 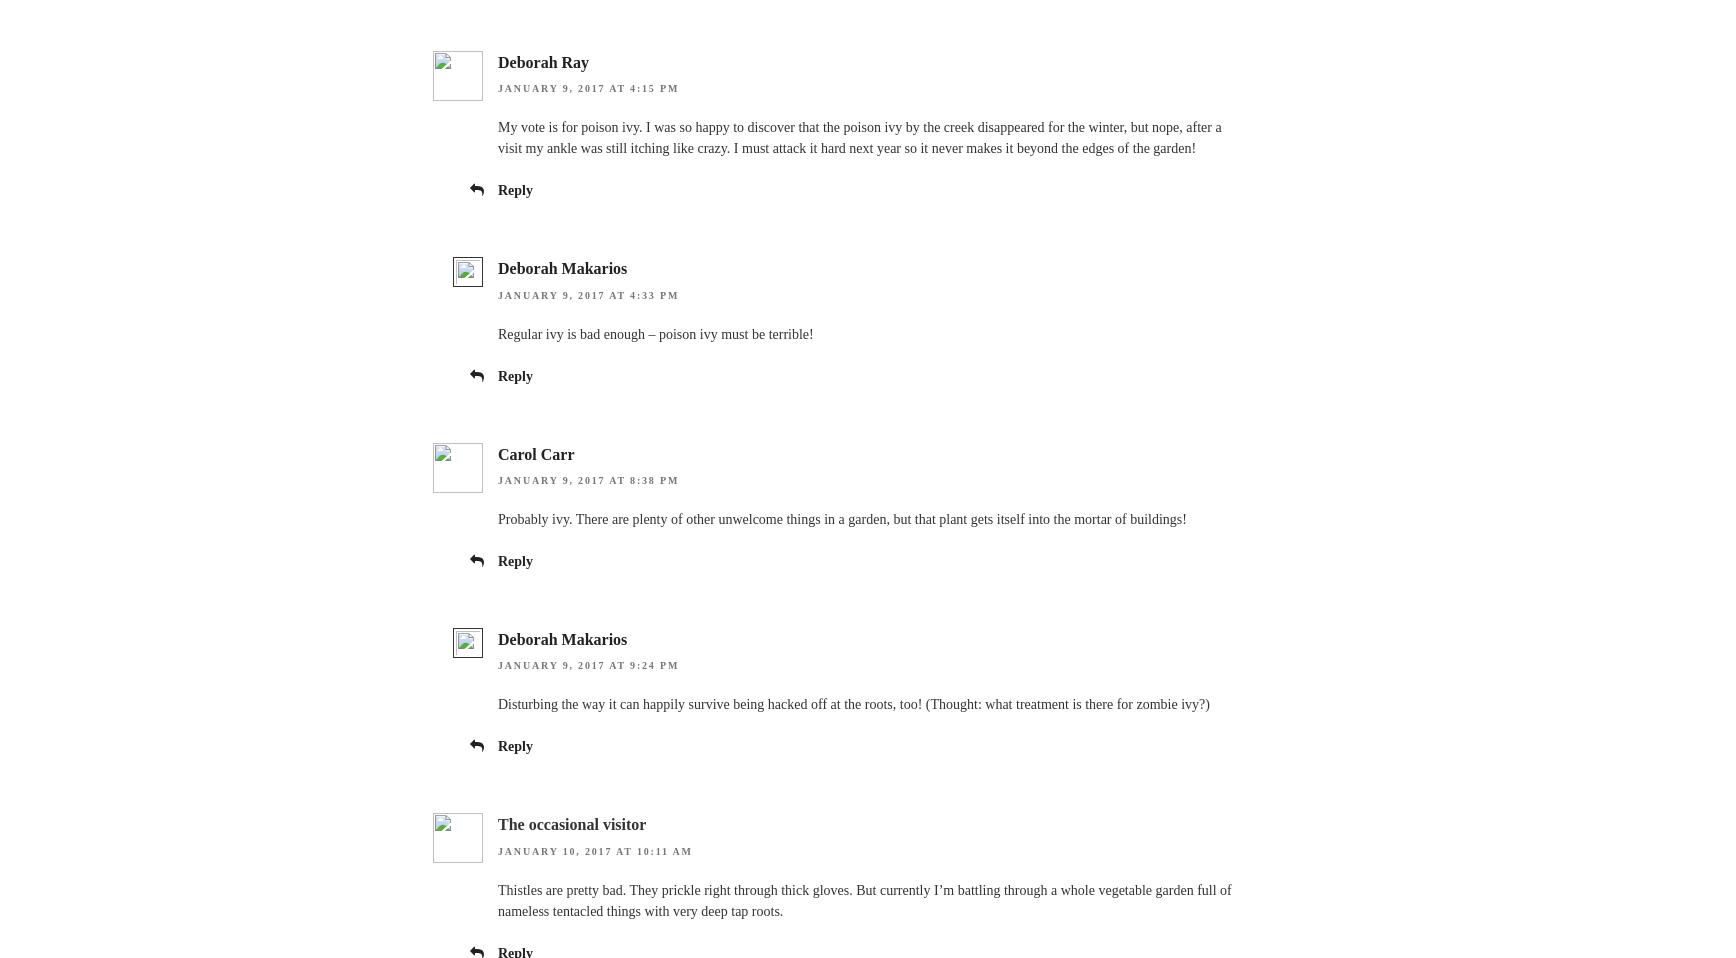 I want to click on 'Regular ivy is bad enough – poison ivy must be terrible!', so click(x=655, y=332).